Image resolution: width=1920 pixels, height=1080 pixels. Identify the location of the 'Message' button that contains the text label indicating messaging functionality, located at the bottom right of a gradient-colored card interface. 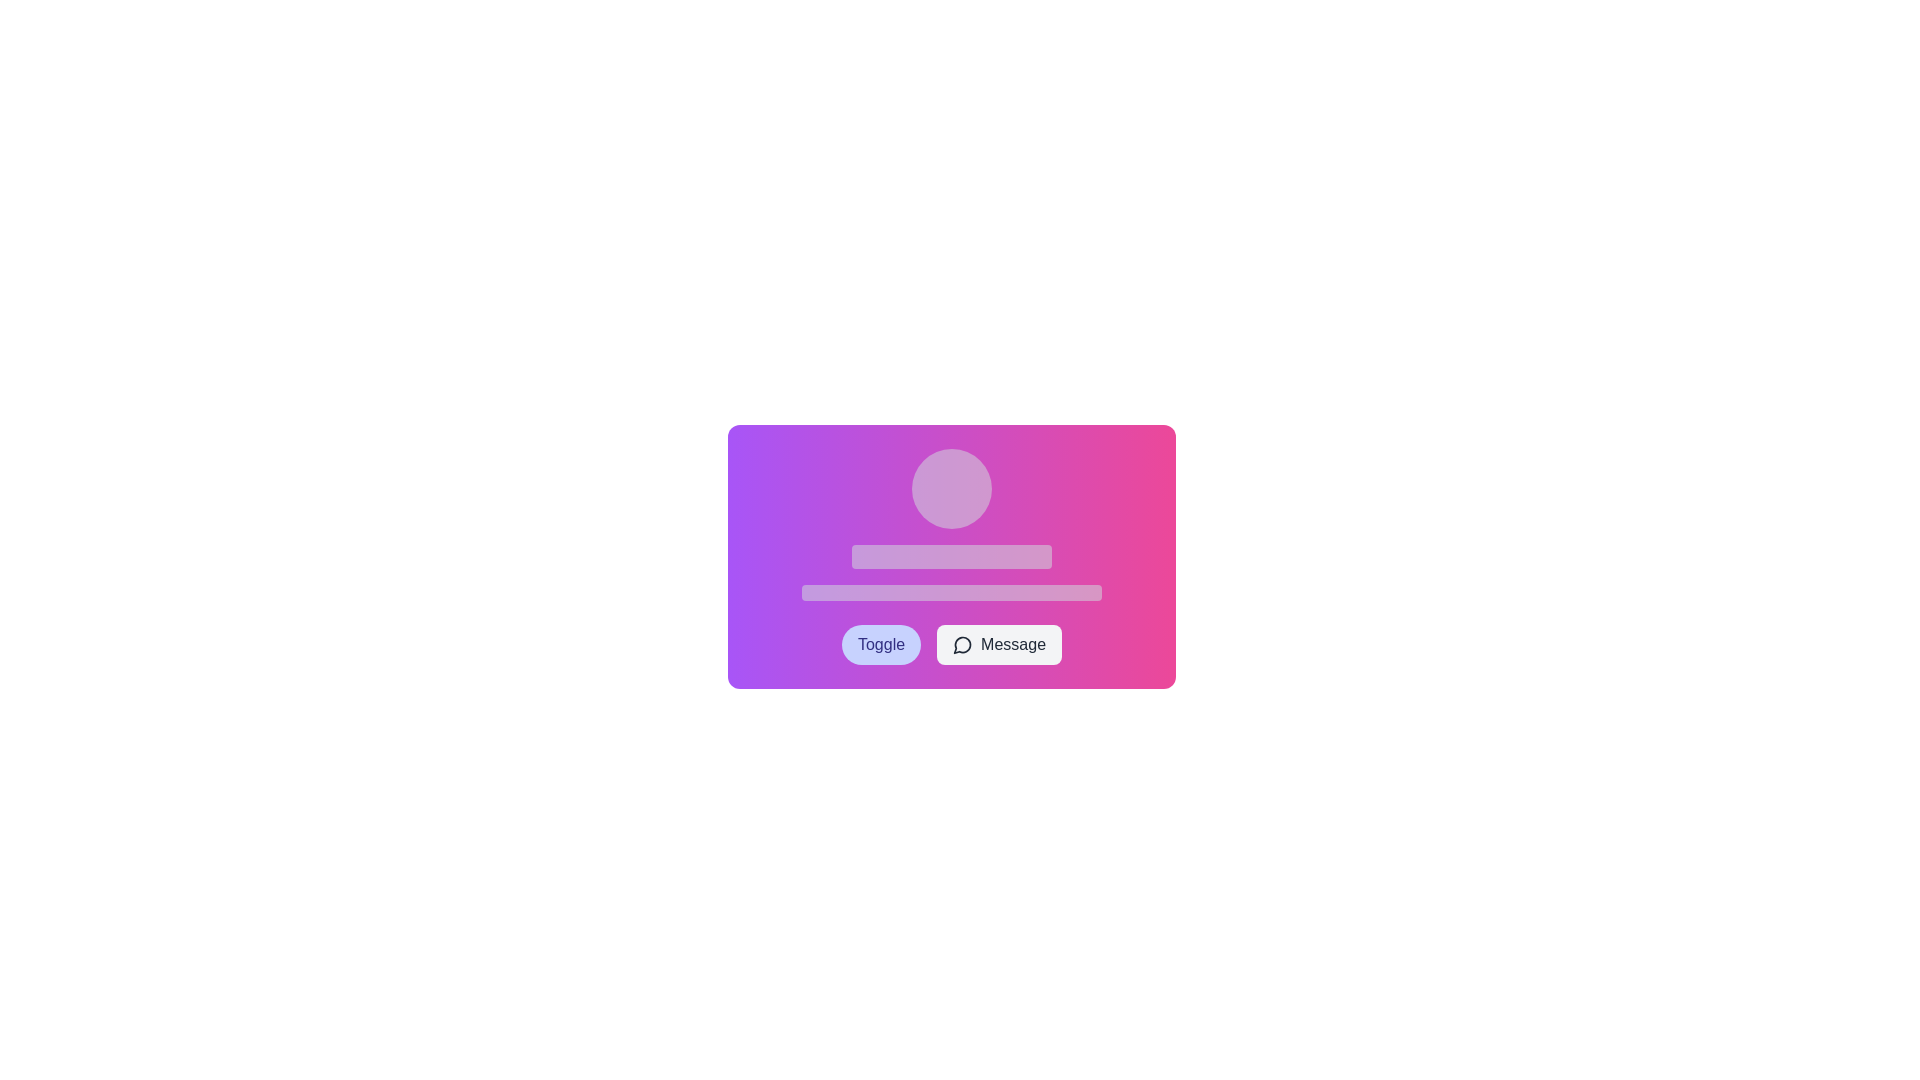
(1013, 644).